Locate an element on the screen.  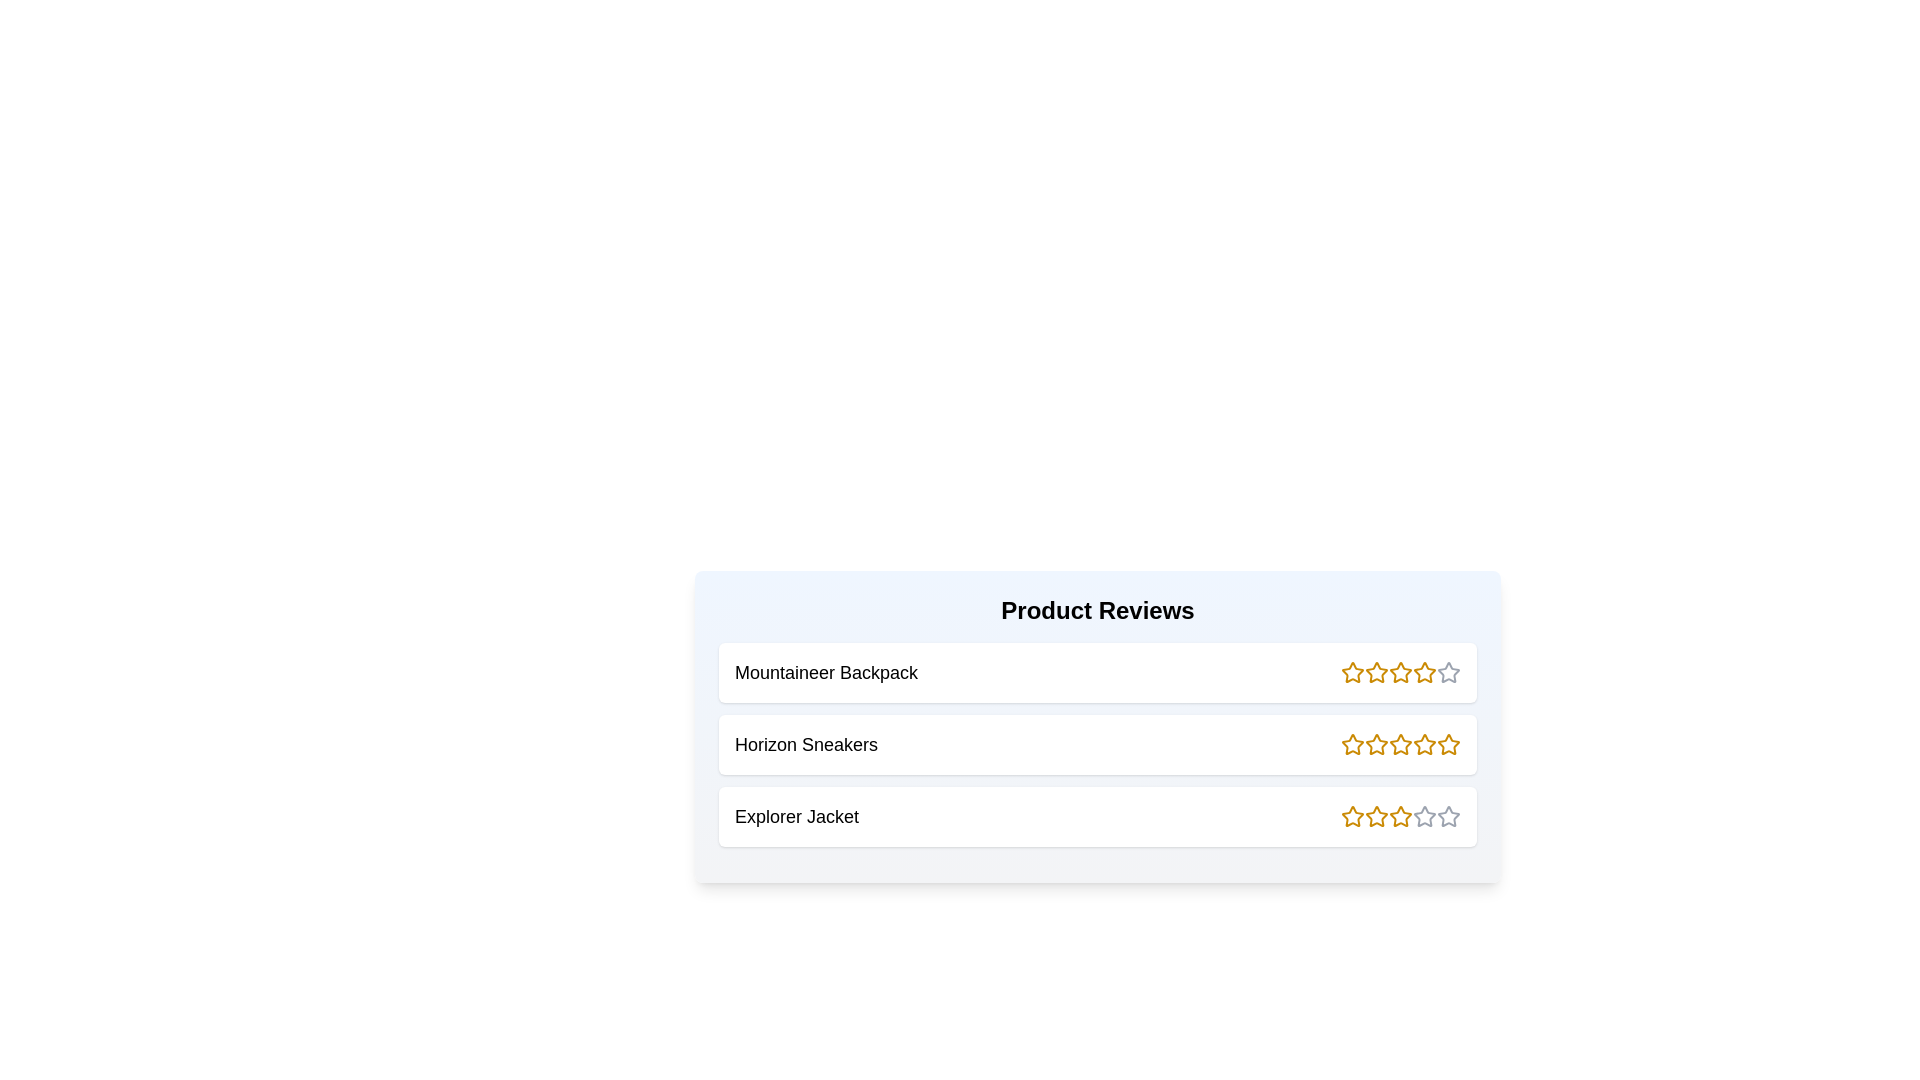
the rating of a product to 1 stars by clicking the corresponding star icon for the product Explorer Jacket is located at coordinates (1353, 817).